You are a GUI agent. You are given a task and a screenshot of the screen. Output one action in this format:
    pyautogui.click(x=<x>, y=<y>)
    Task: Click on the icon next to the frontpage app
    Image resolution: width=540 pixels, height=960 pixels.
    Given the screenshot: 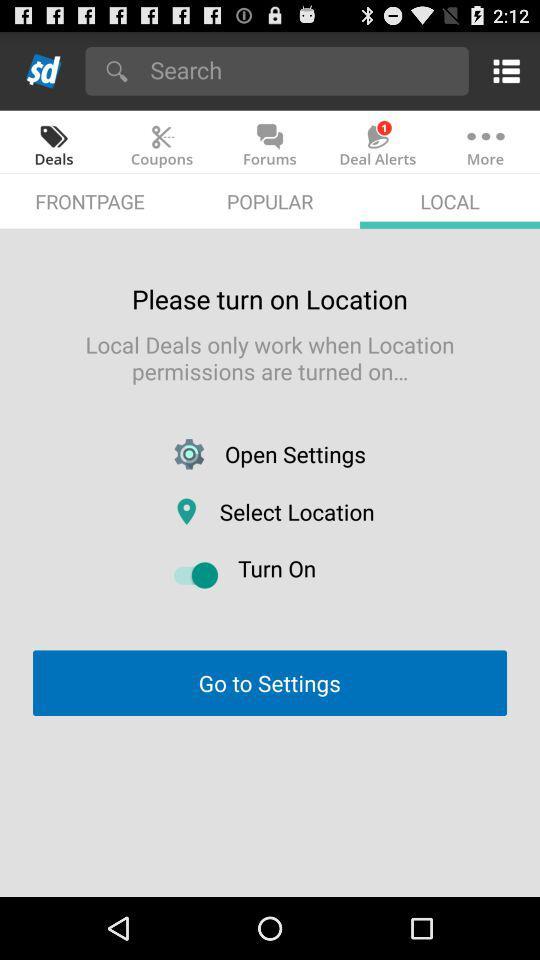 What is the action you would take?
    pyautogui.click(x=270, y=201)
    